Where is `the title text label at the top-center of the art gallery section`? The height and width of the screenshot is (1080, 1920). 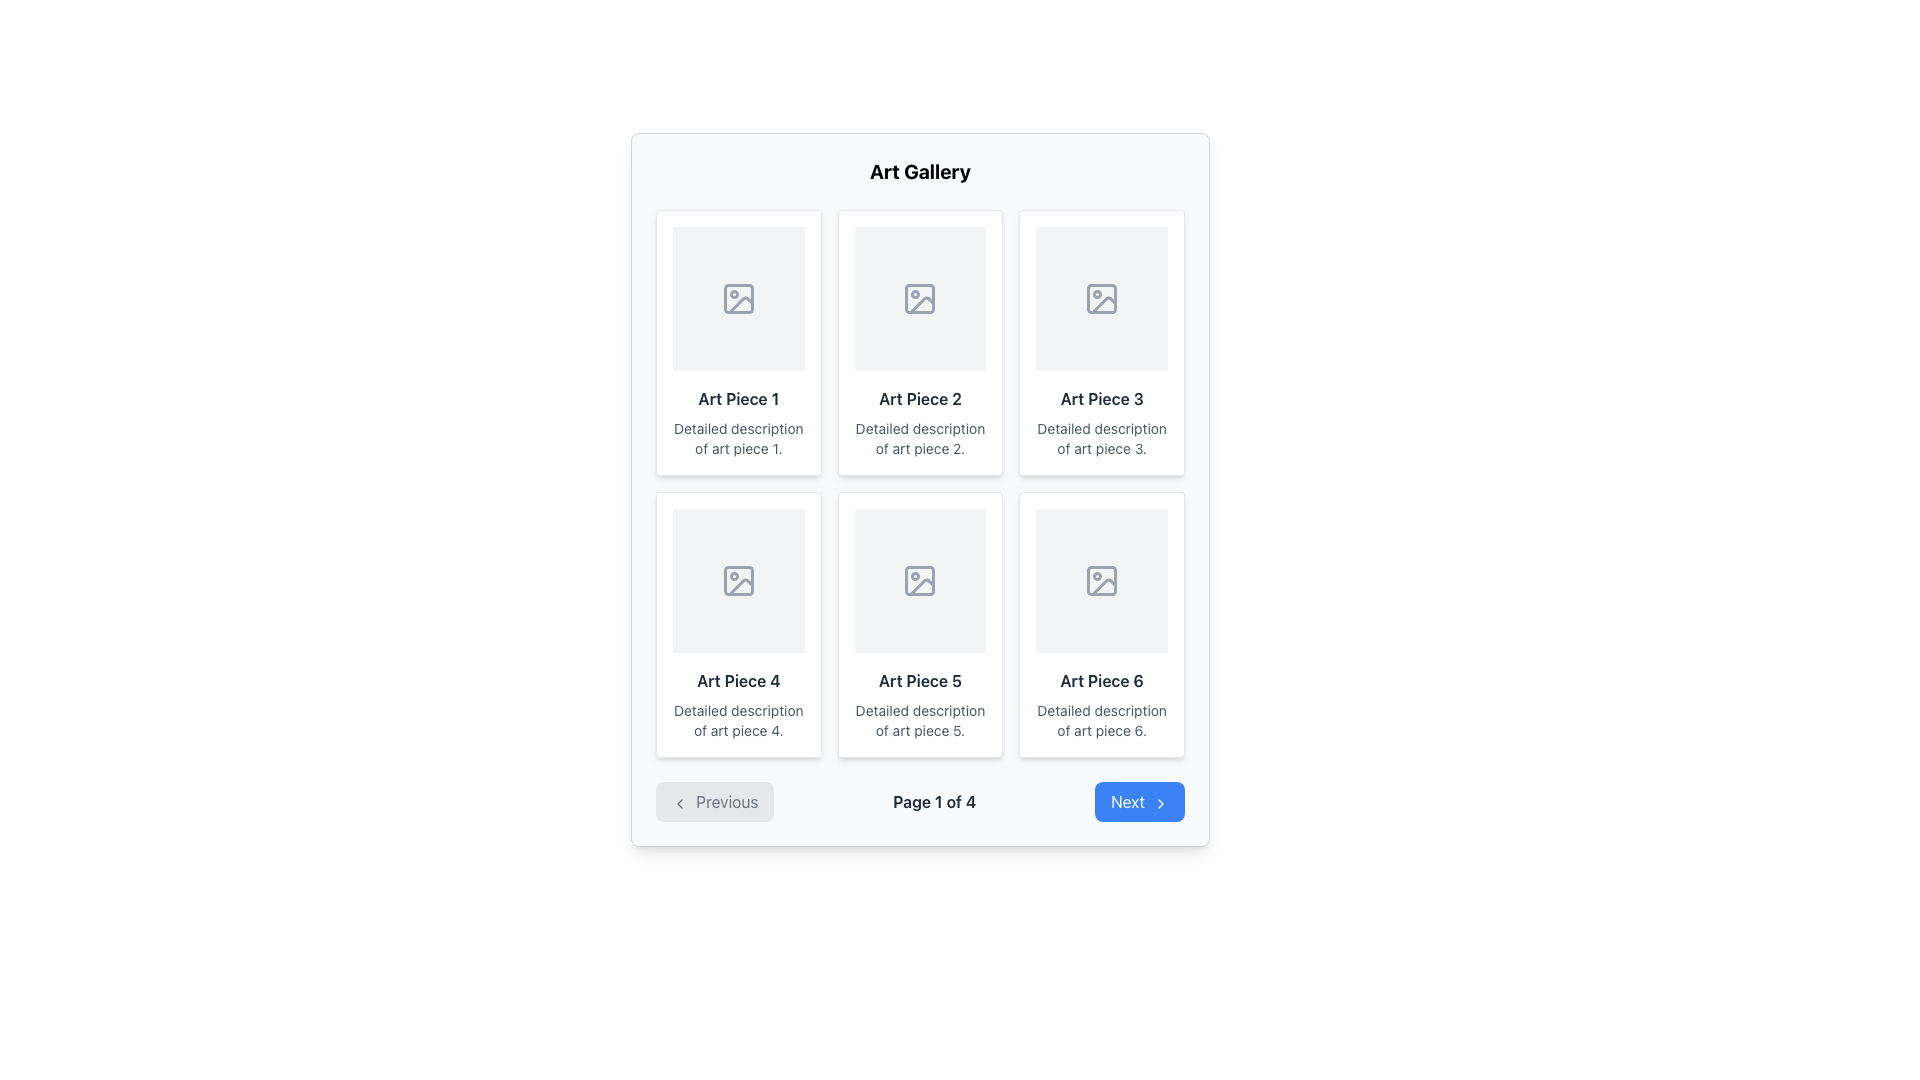
the title text label at the top-center of the art gallery section is located at coordinates (919, 171).